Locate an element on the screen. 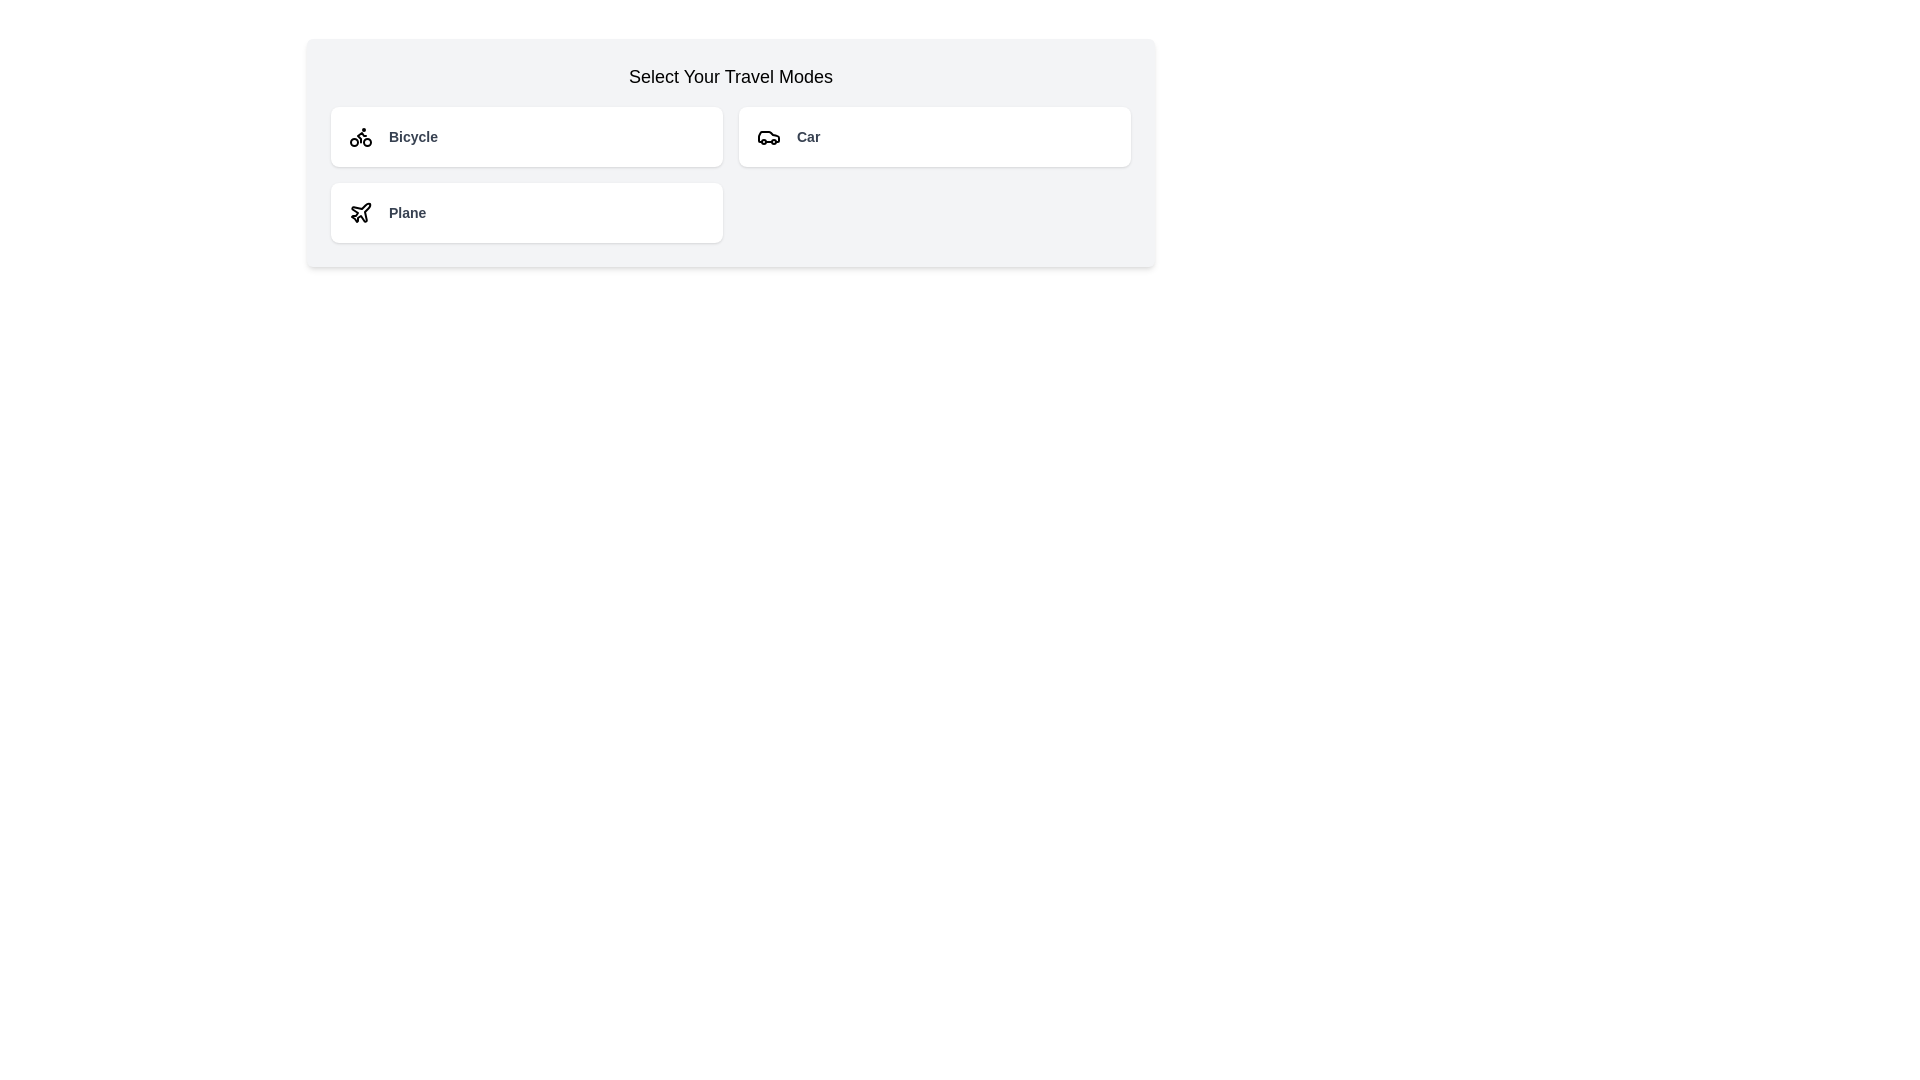 The image size is (1920, 1080). the Bicycle icon in the selection menu located within the left segment of the options labeled 'Select Your Travel Modes' is located at coordinates (360, 136).